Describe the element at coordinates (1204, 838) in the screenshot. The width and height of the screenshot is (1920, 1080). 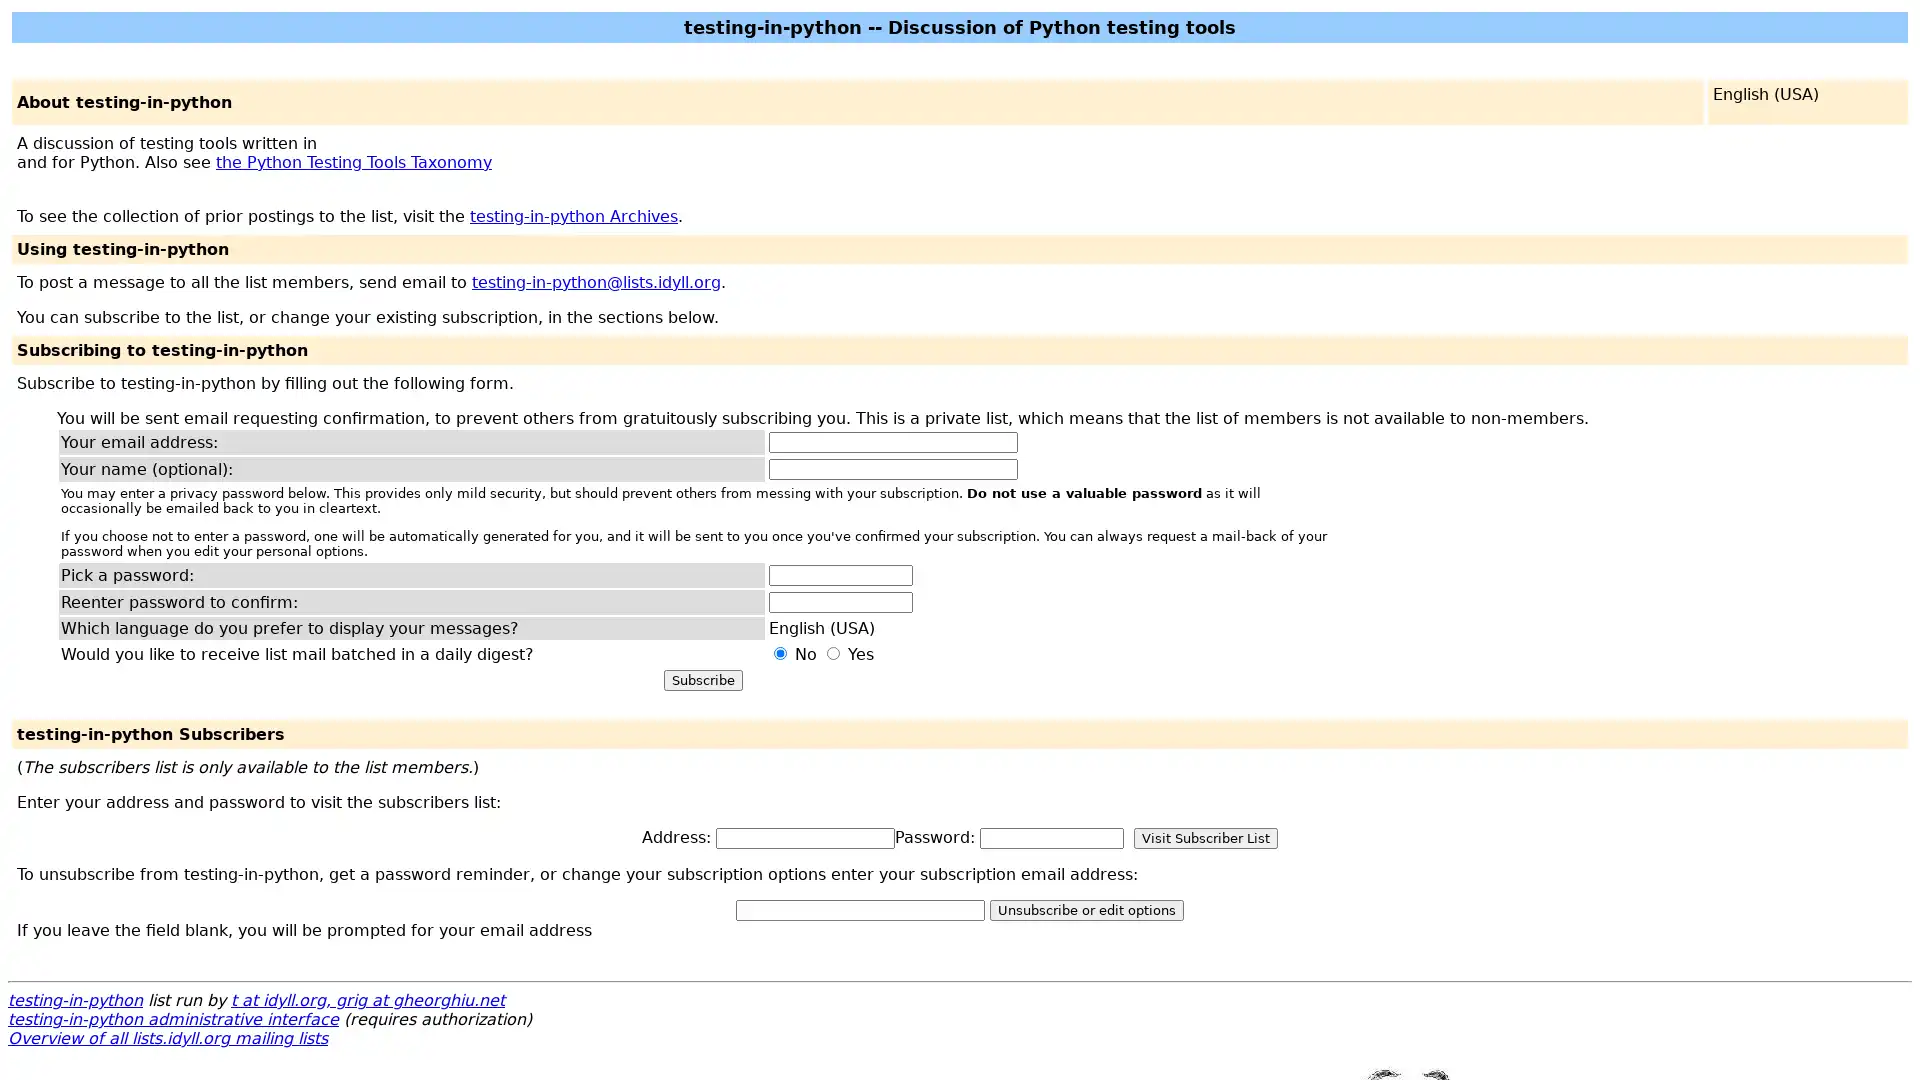
I see `Visit Subscriber List` at that location.